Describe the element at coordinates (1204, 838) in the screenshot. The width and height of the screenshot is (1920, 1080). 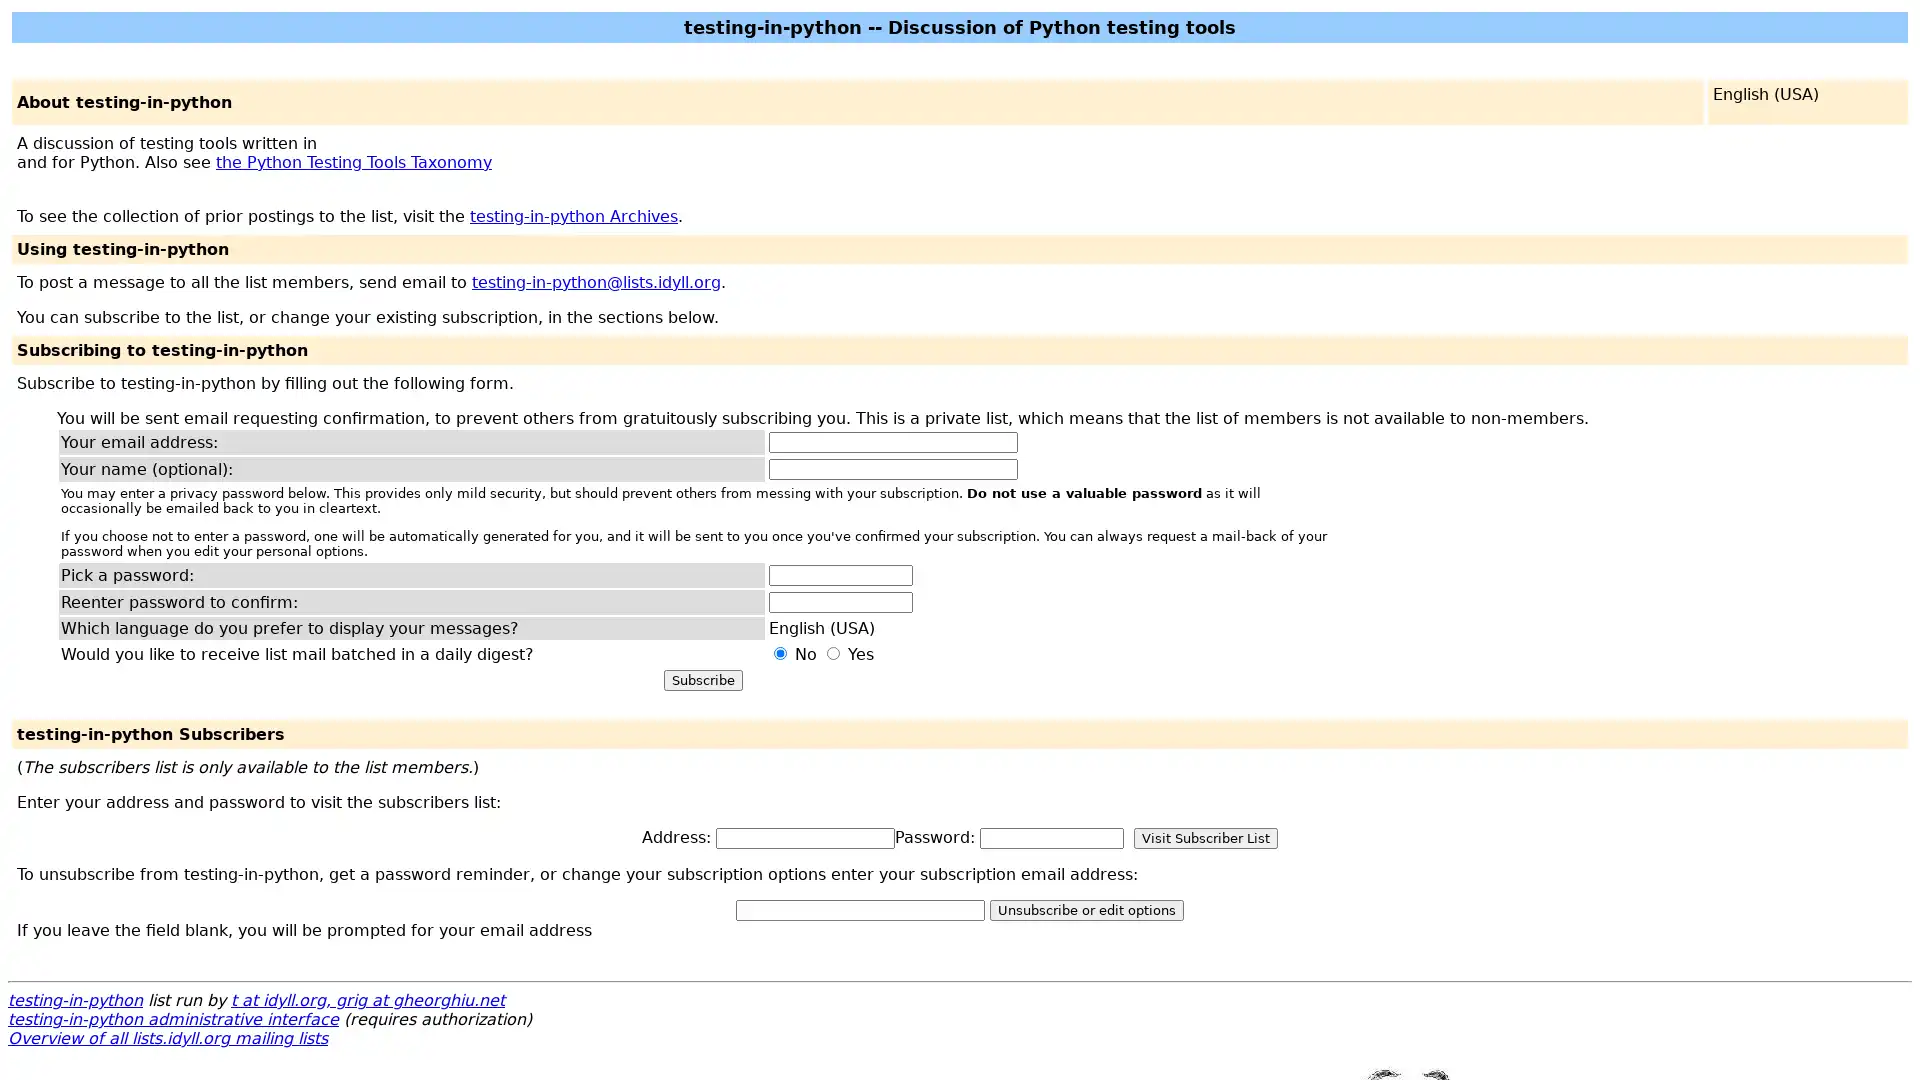
I see `Visit Subscriber List` at that location.